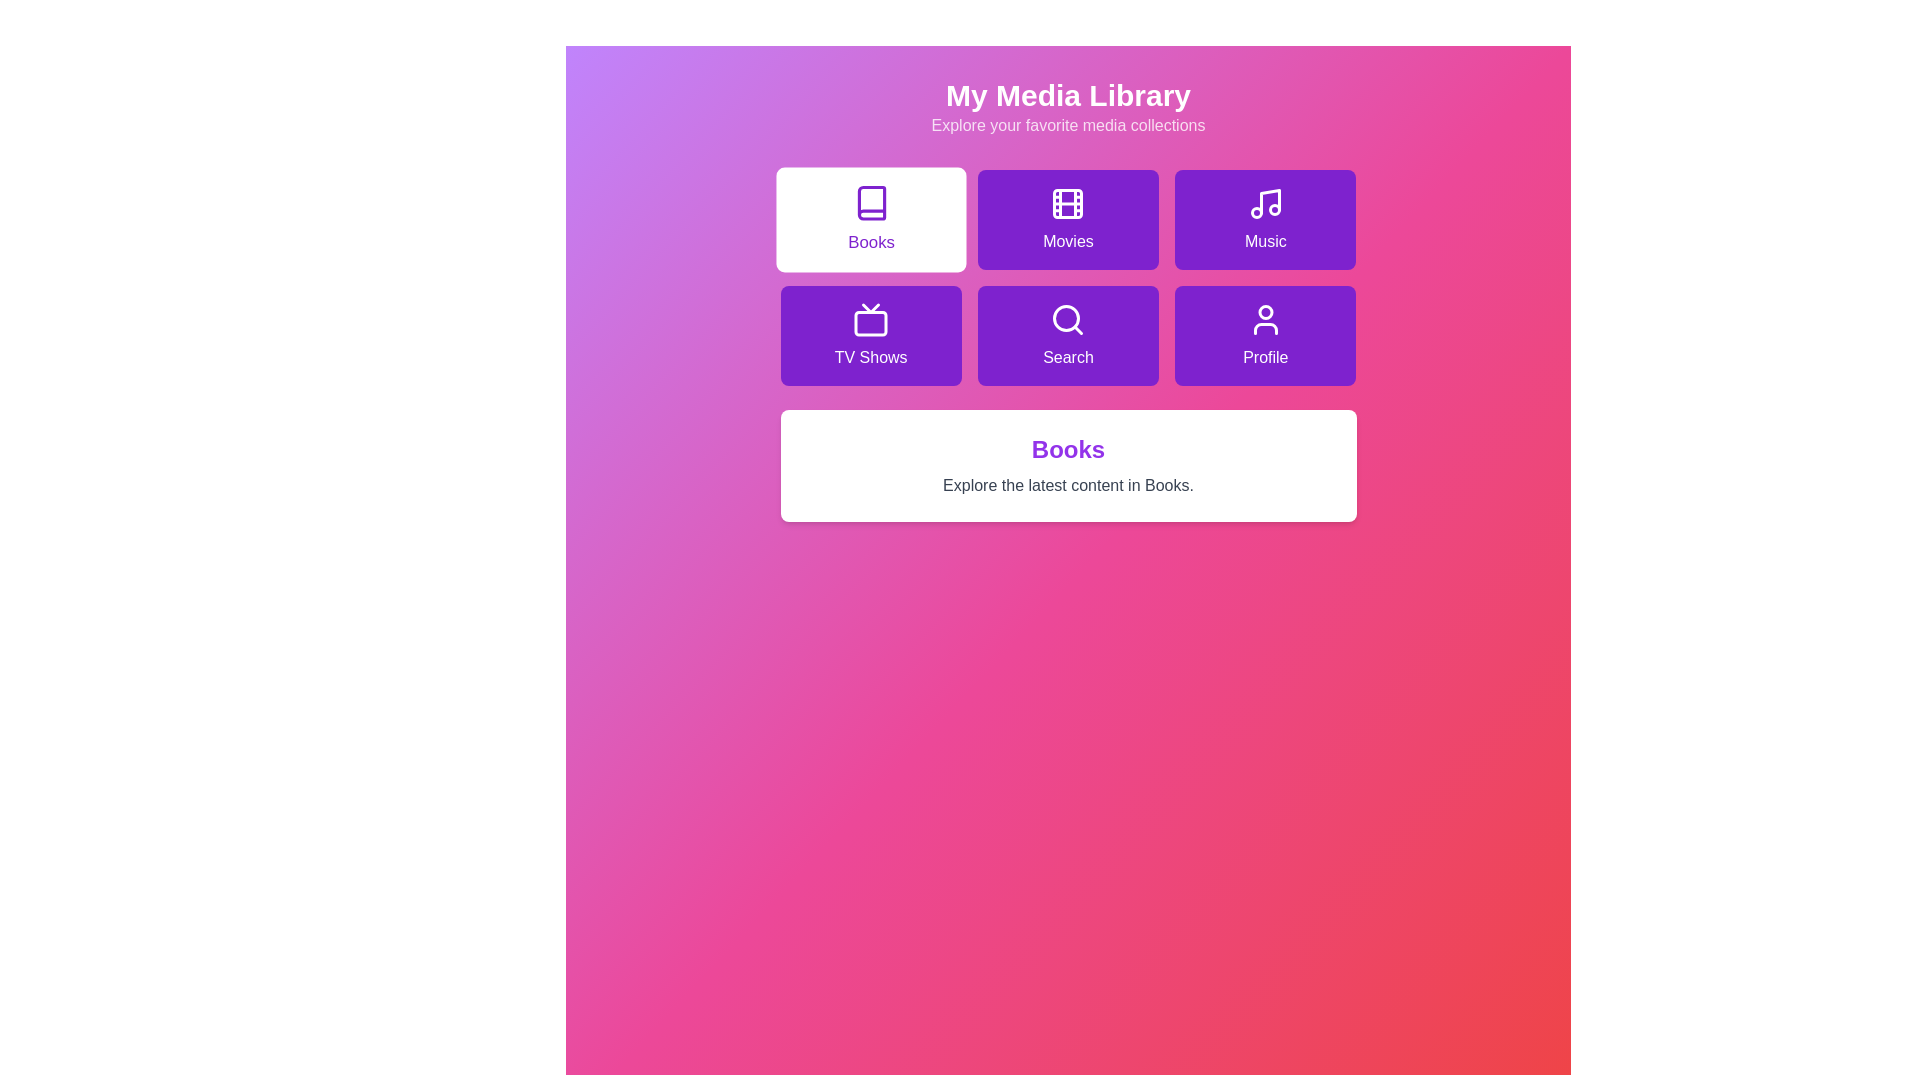  I want to click on the Profile icon located at the top of the 'Profile' button in the bottom-right of the grid of selectable options, so click(1264, 319).